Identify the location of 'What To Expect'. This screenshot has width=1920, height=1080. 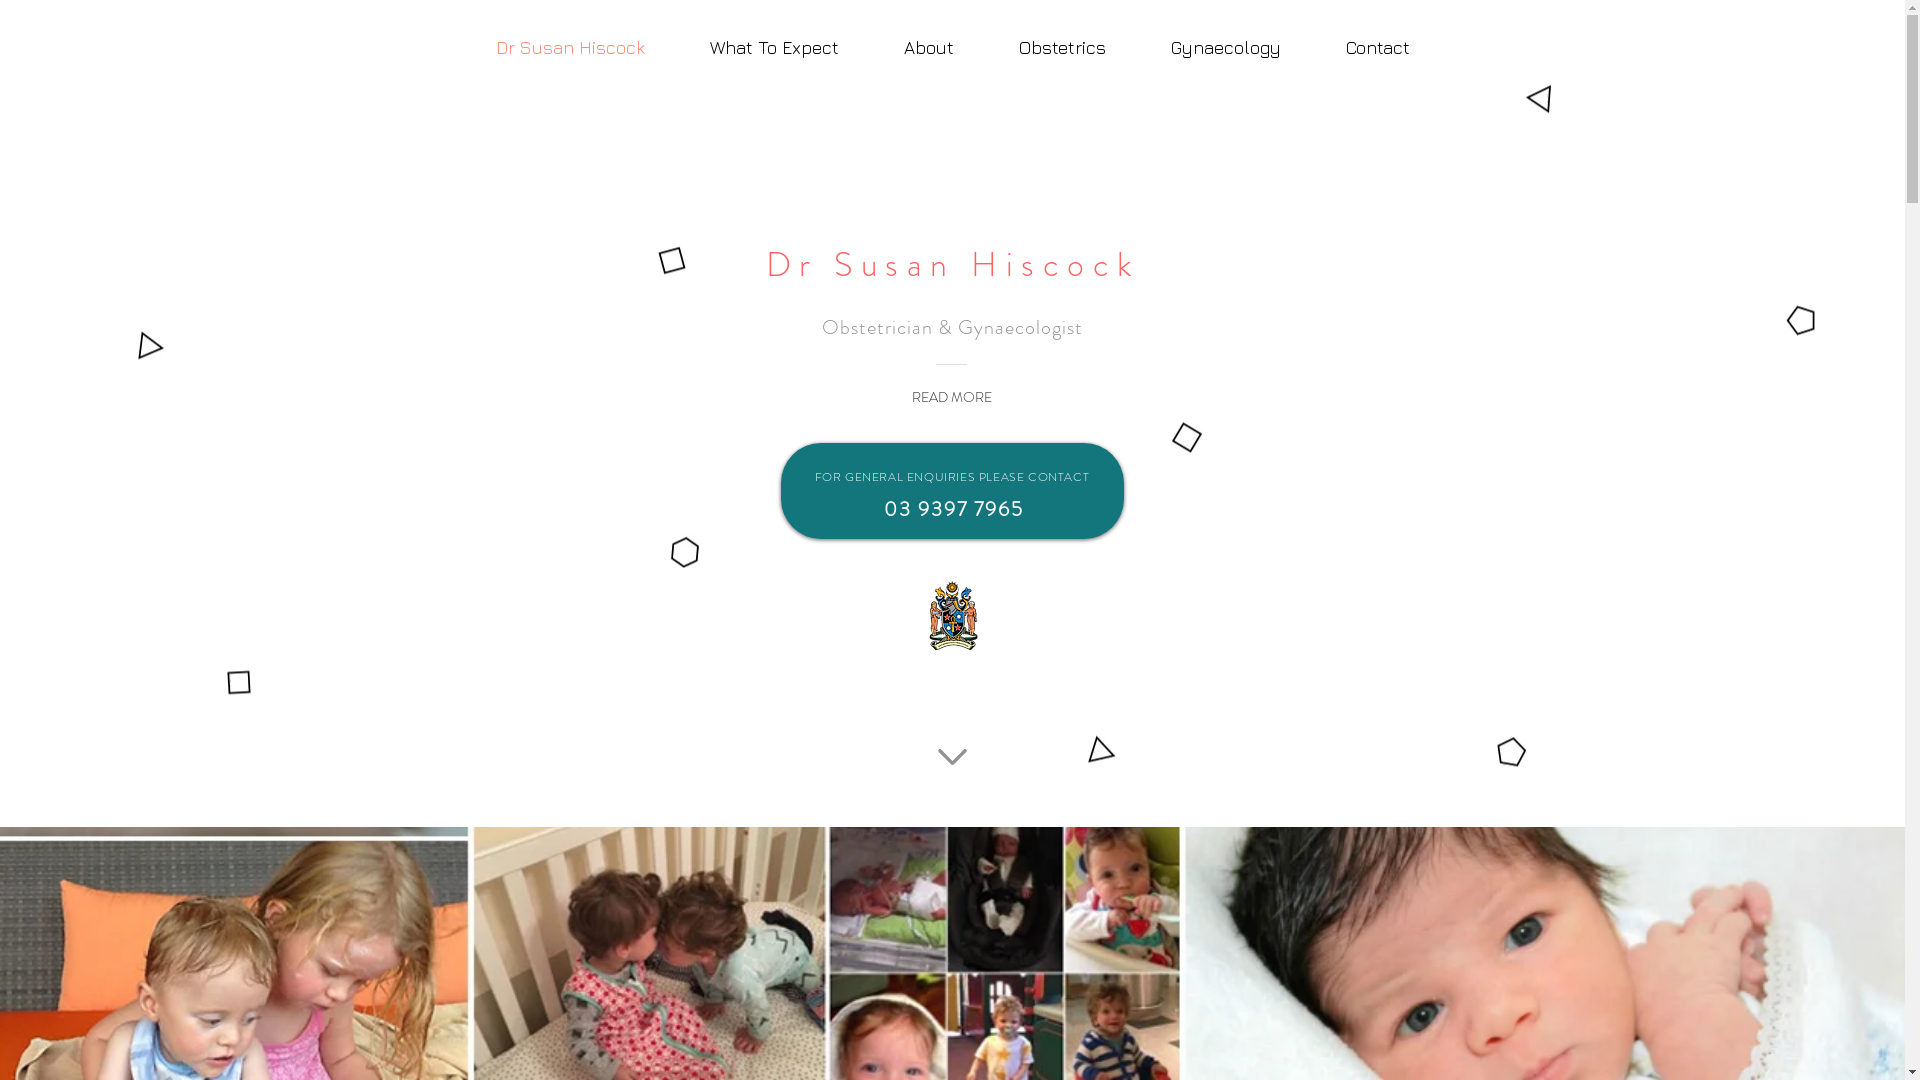
(773, 46).